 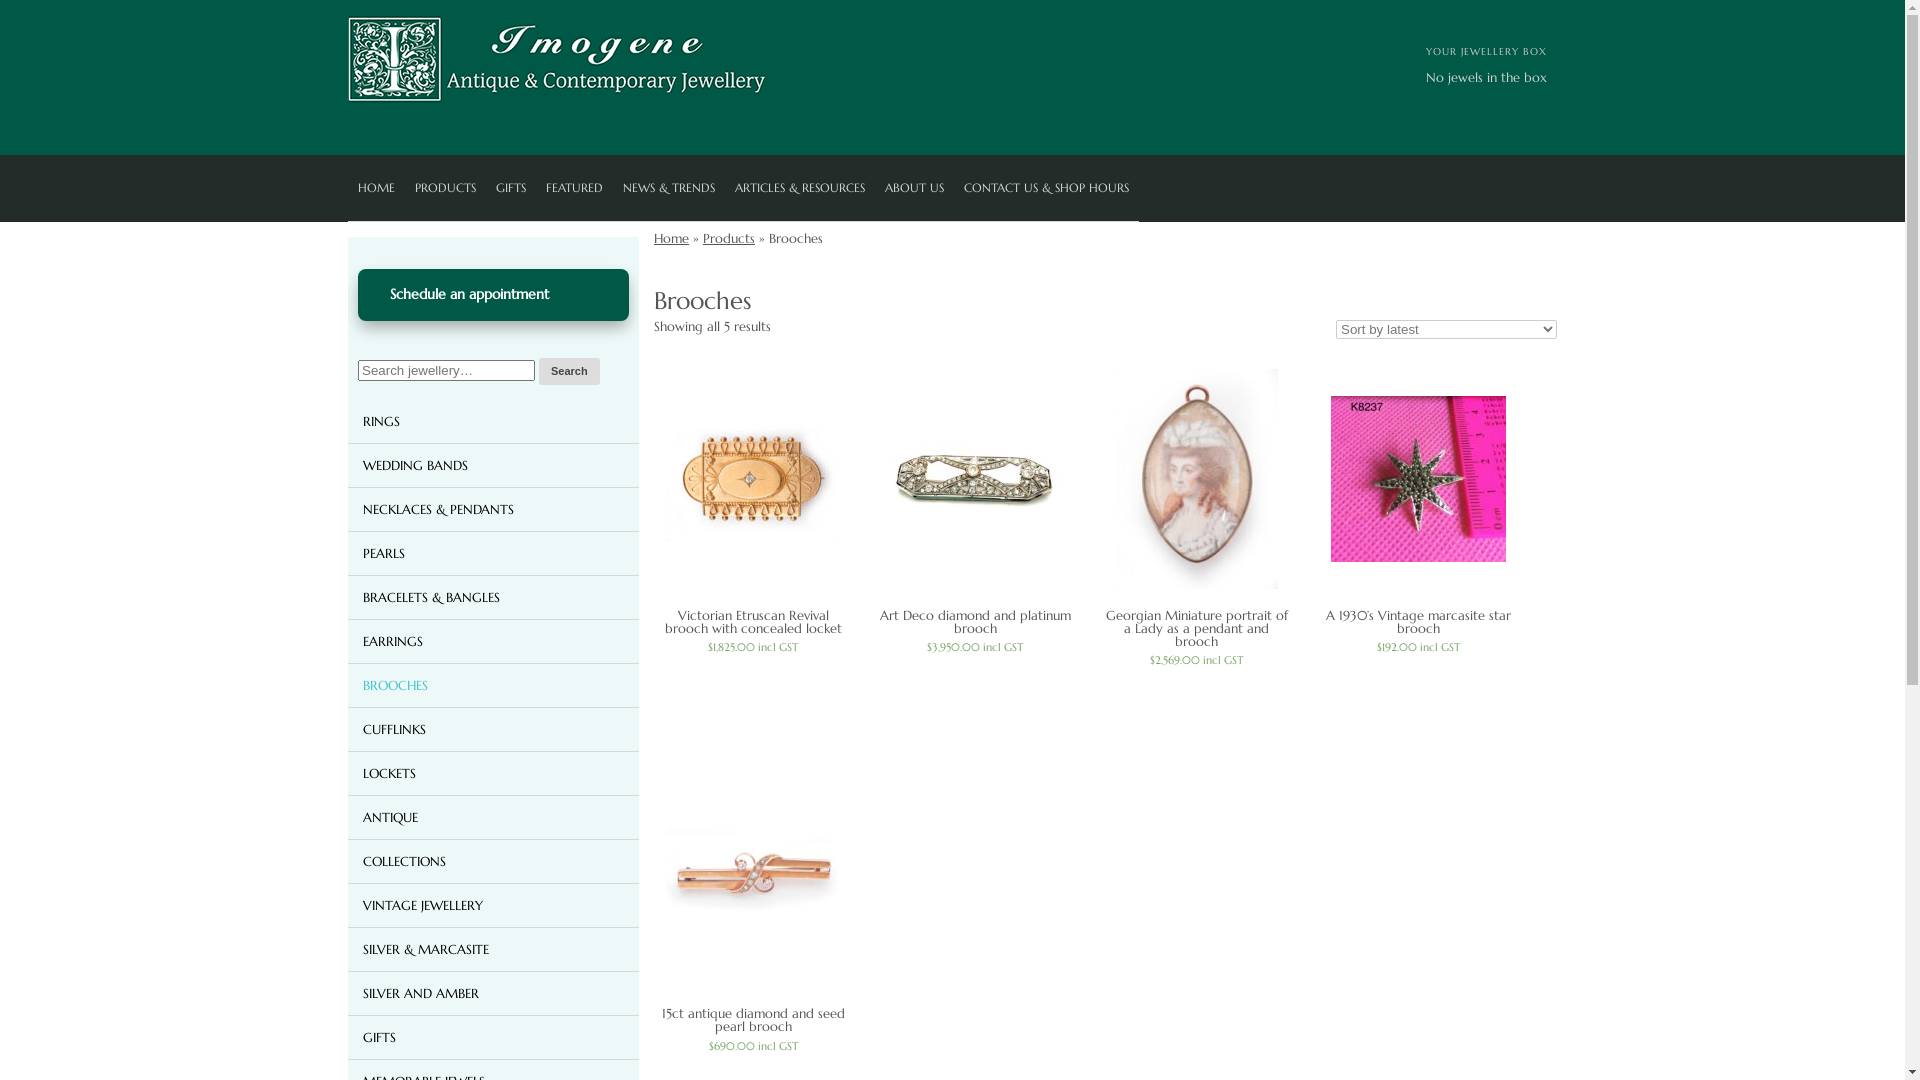 What do you see at coordinates (538, 371) in the screenshot?
I see `'Search'` at bounding box center [538, 371].